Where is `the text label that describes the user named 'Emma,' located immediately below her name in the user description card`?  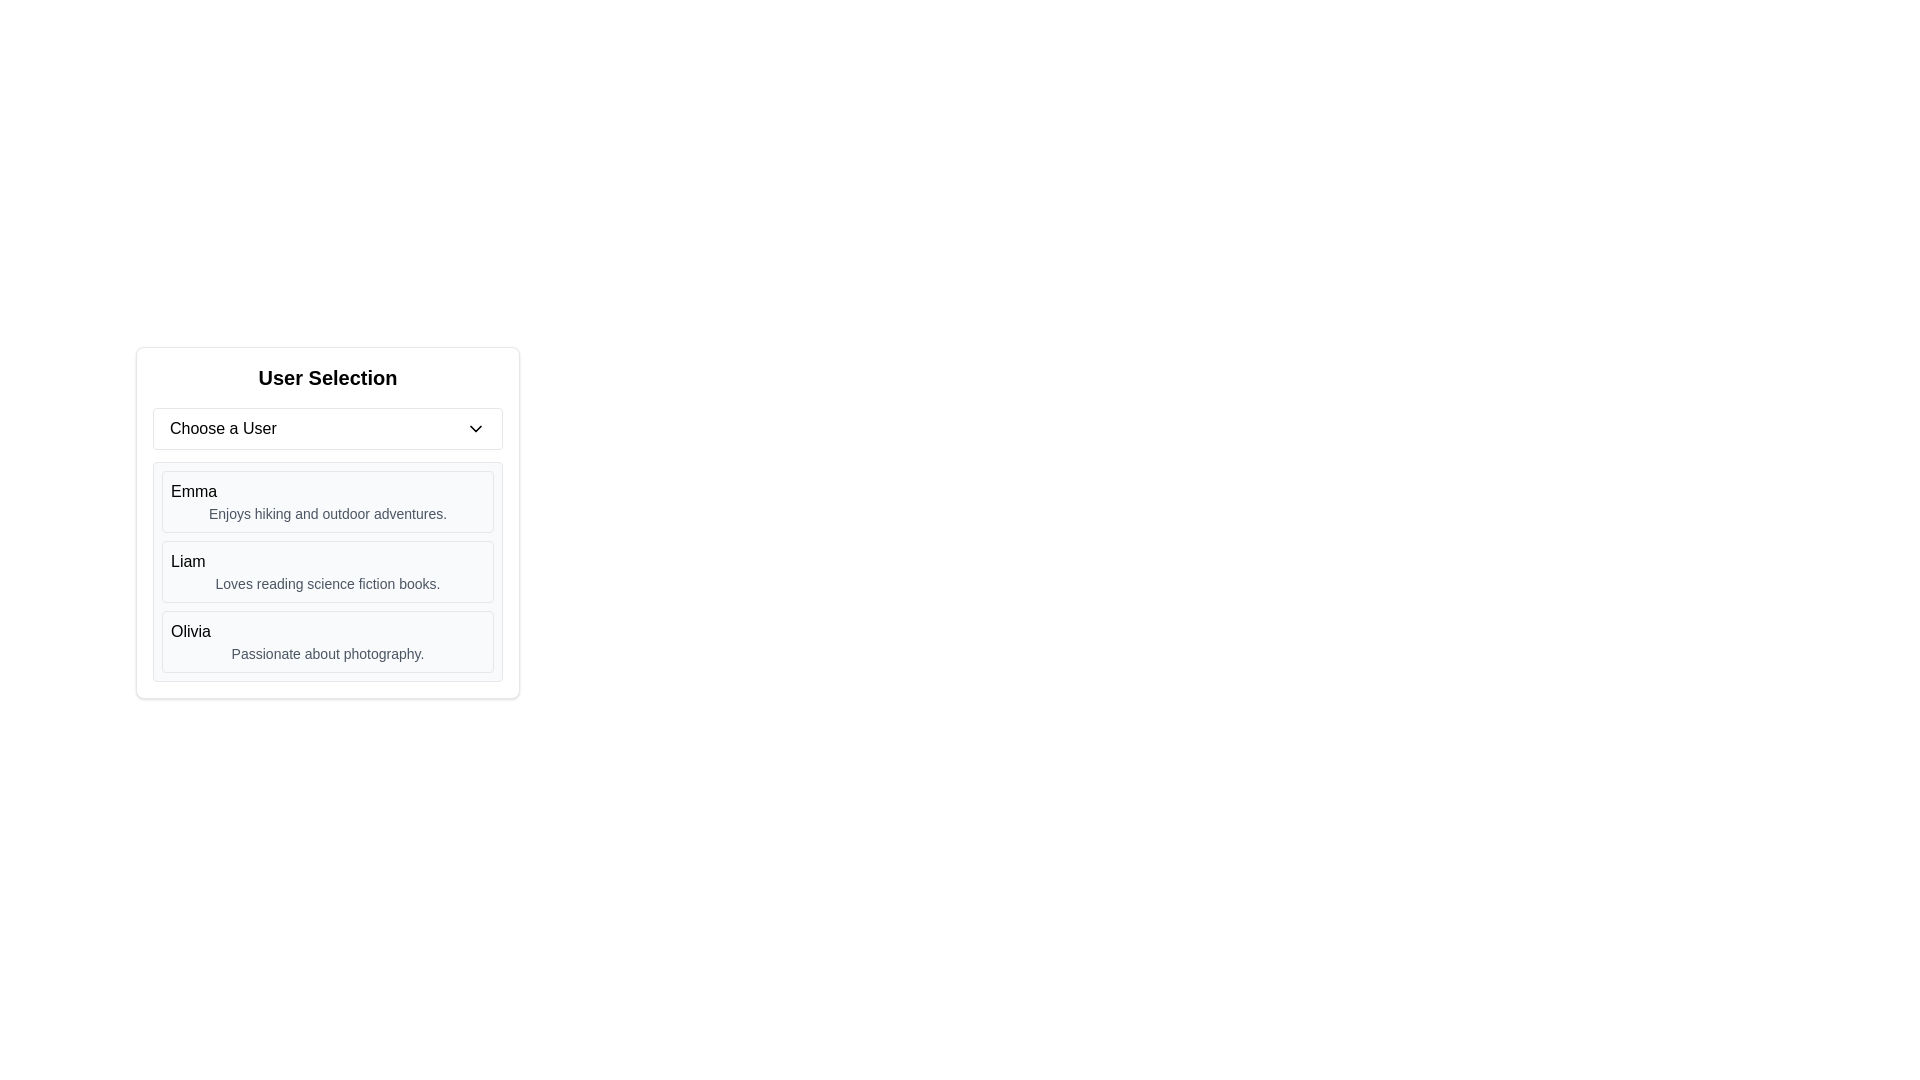 the text label that describes the user named 'Emma,' located immediately below her name in the user description card is located at coordinates (327, 512).